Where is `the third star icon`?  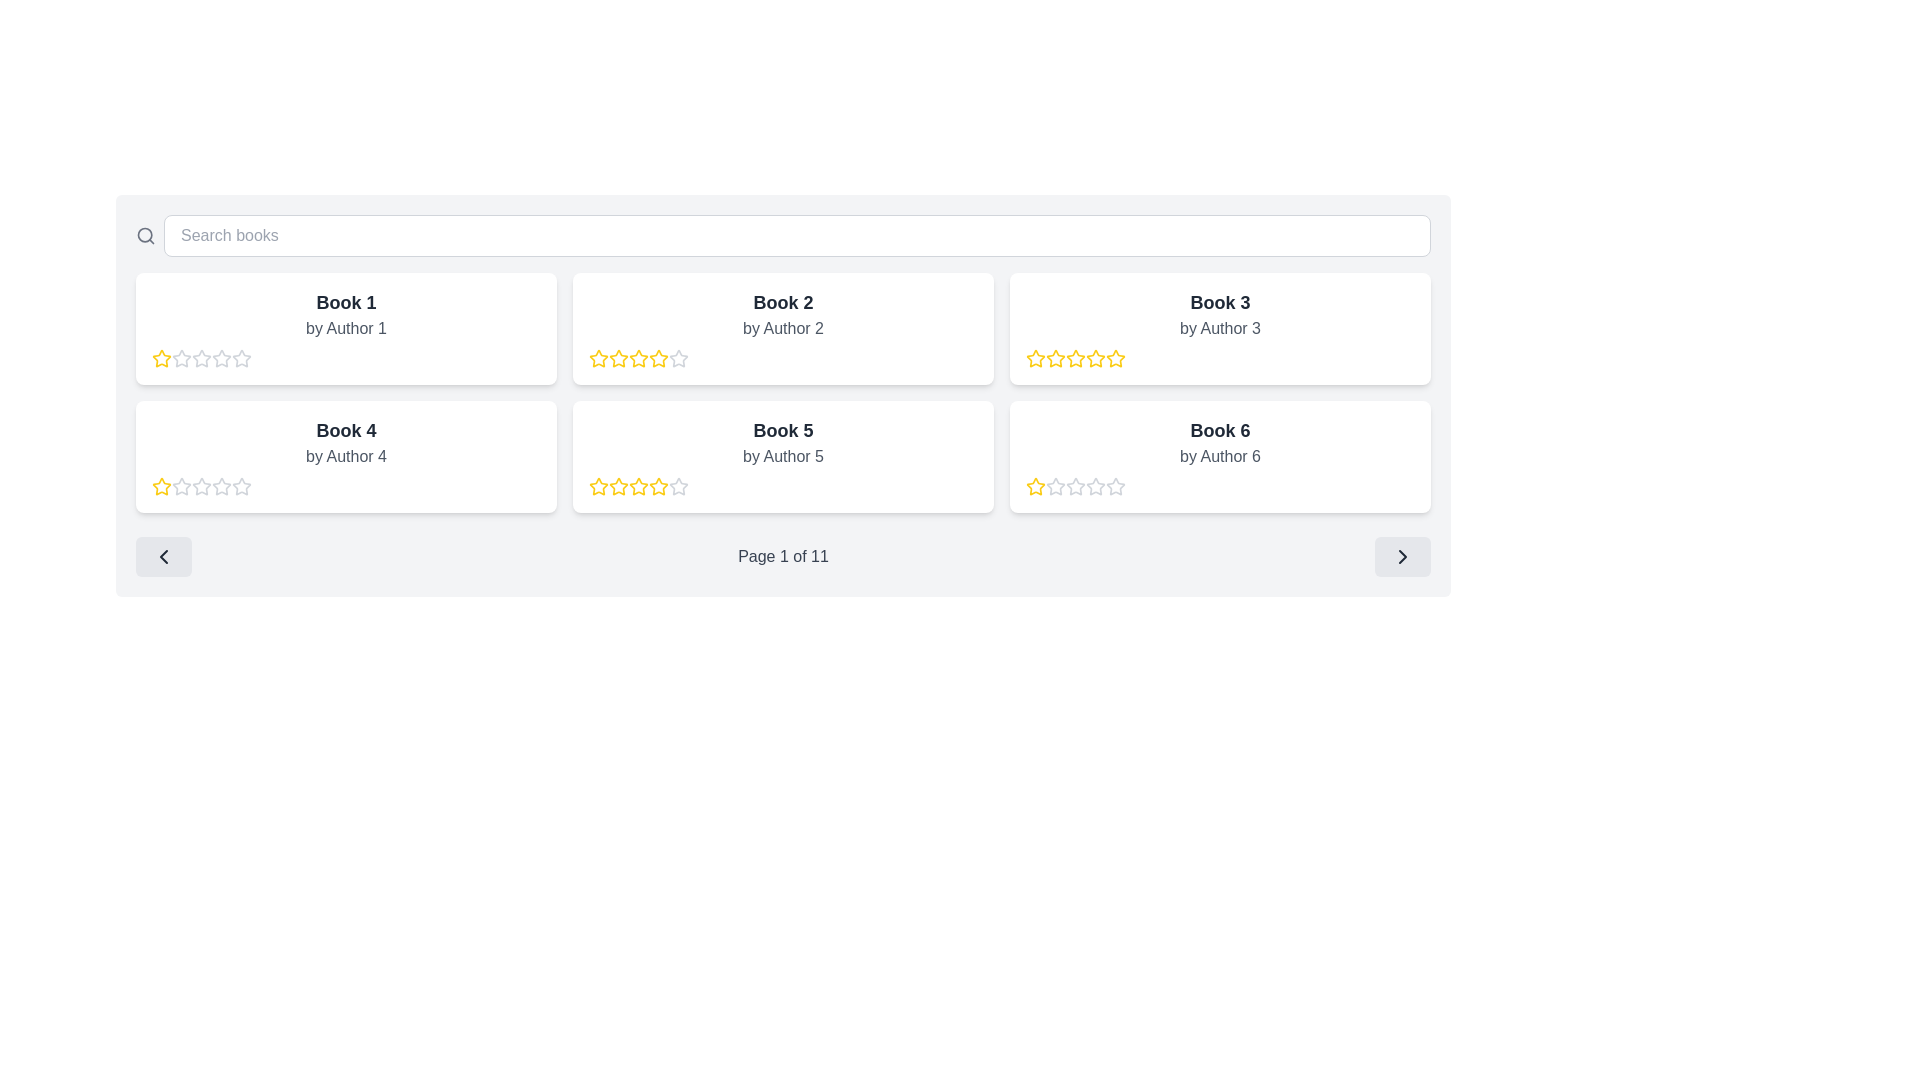 the third star icon is located at coordinates (1074, 357).